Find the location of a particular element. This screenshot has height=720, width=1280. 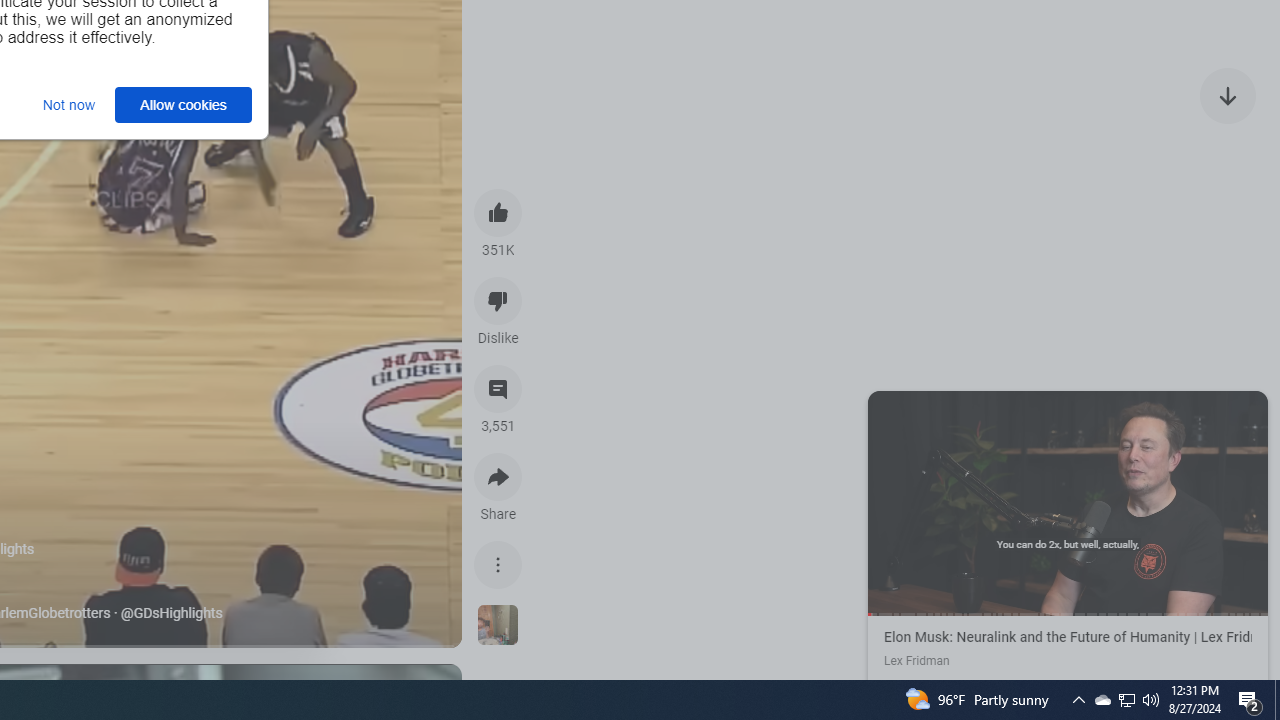

'Allow cookies' is located at coordinates (183, 104).